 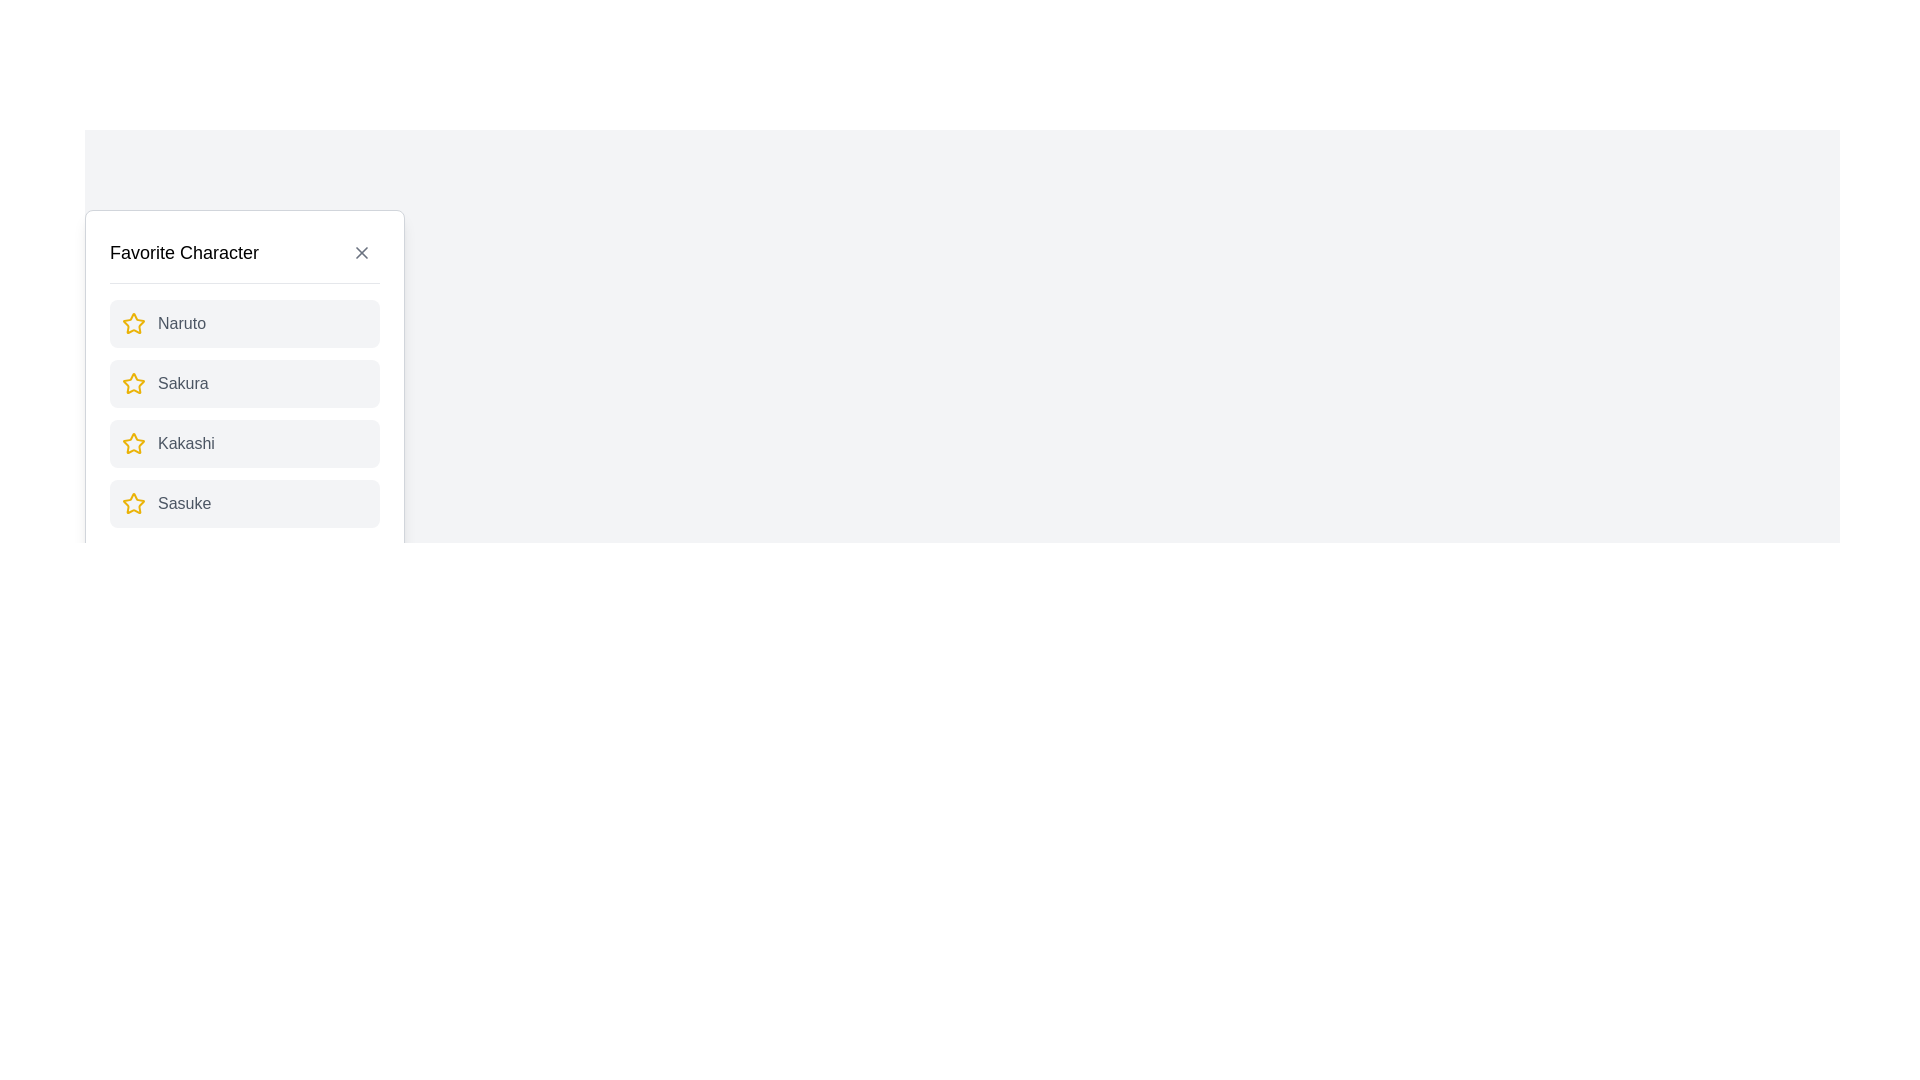 What do you see at coordinates (133, 502) in the screenshot?
I see `the fourth star icon in the 'Favorite Character' panel that indicates a preference for 'Sasuke'` at bounding box center [133, 502].